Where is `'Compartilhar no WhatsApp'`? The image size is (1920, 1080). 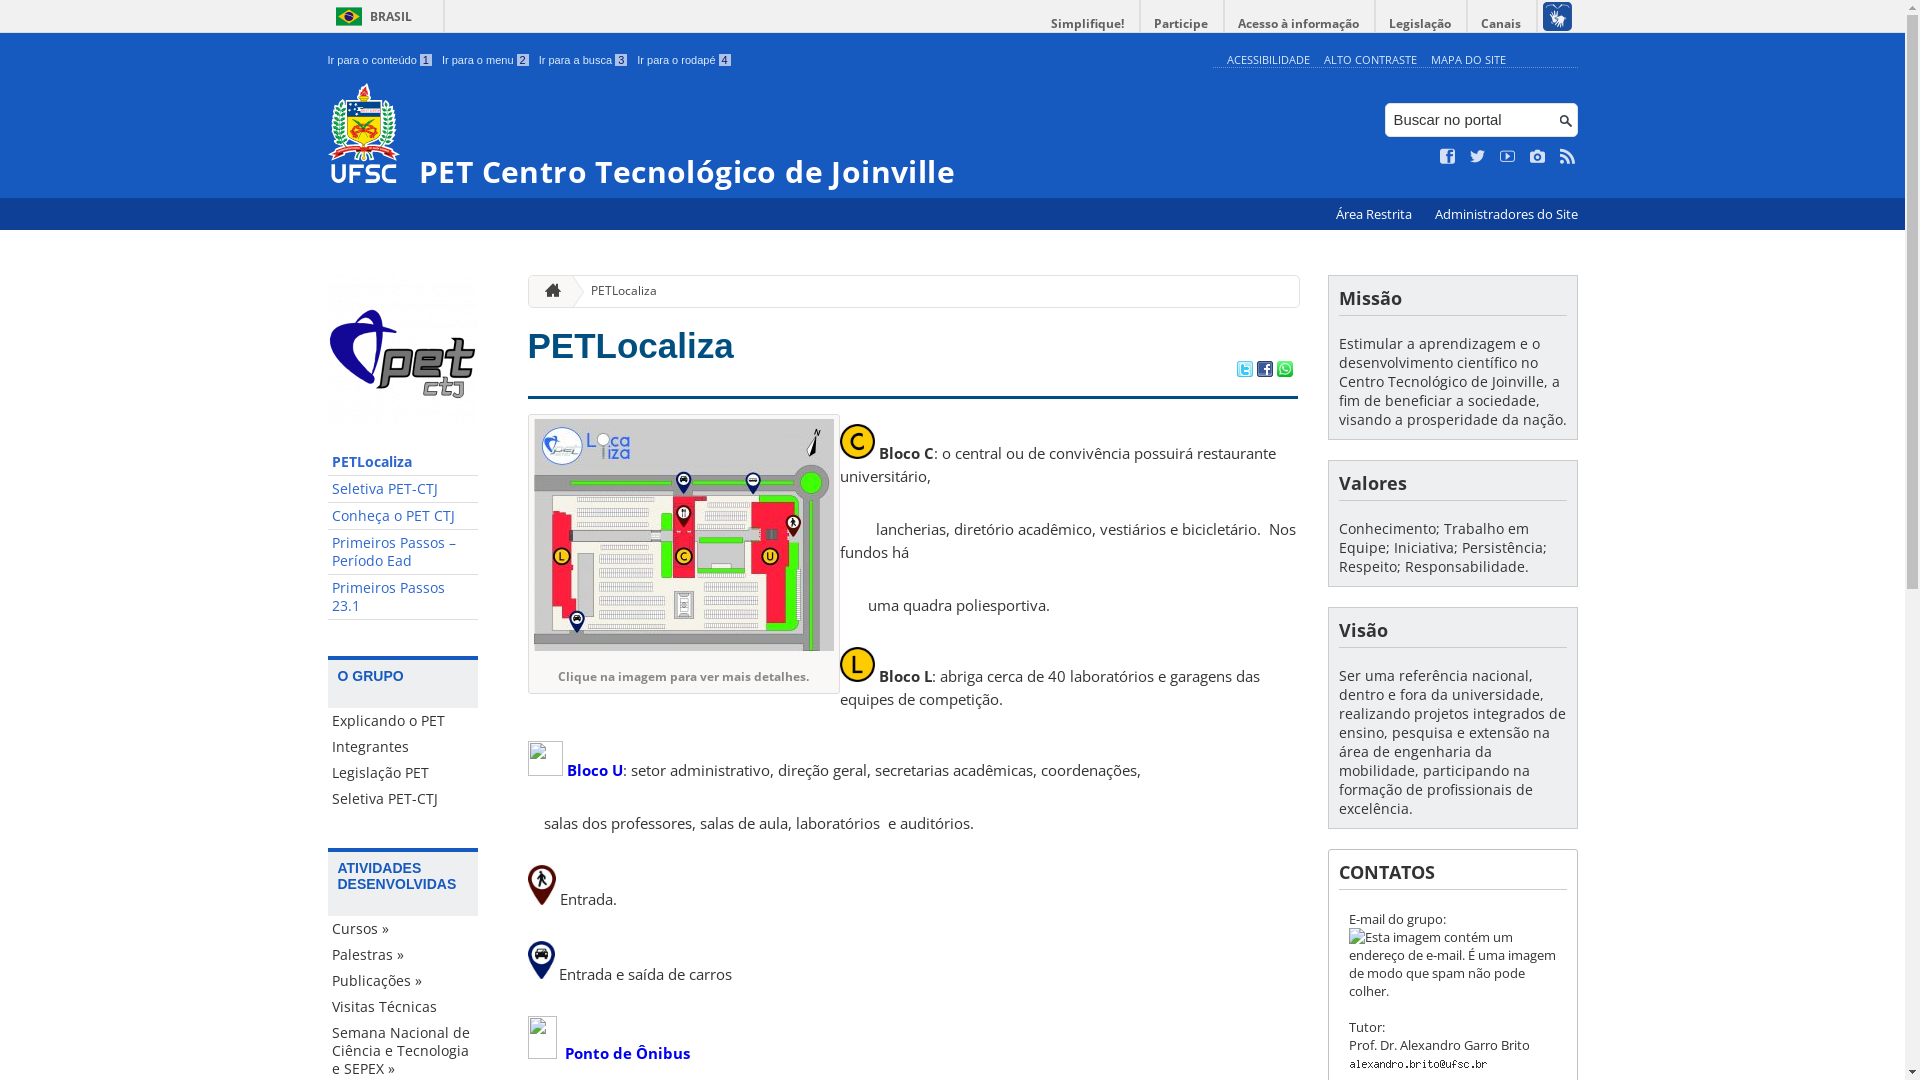 'Compartilhar no WhatsApp' is located at coordinates (1283, 370).